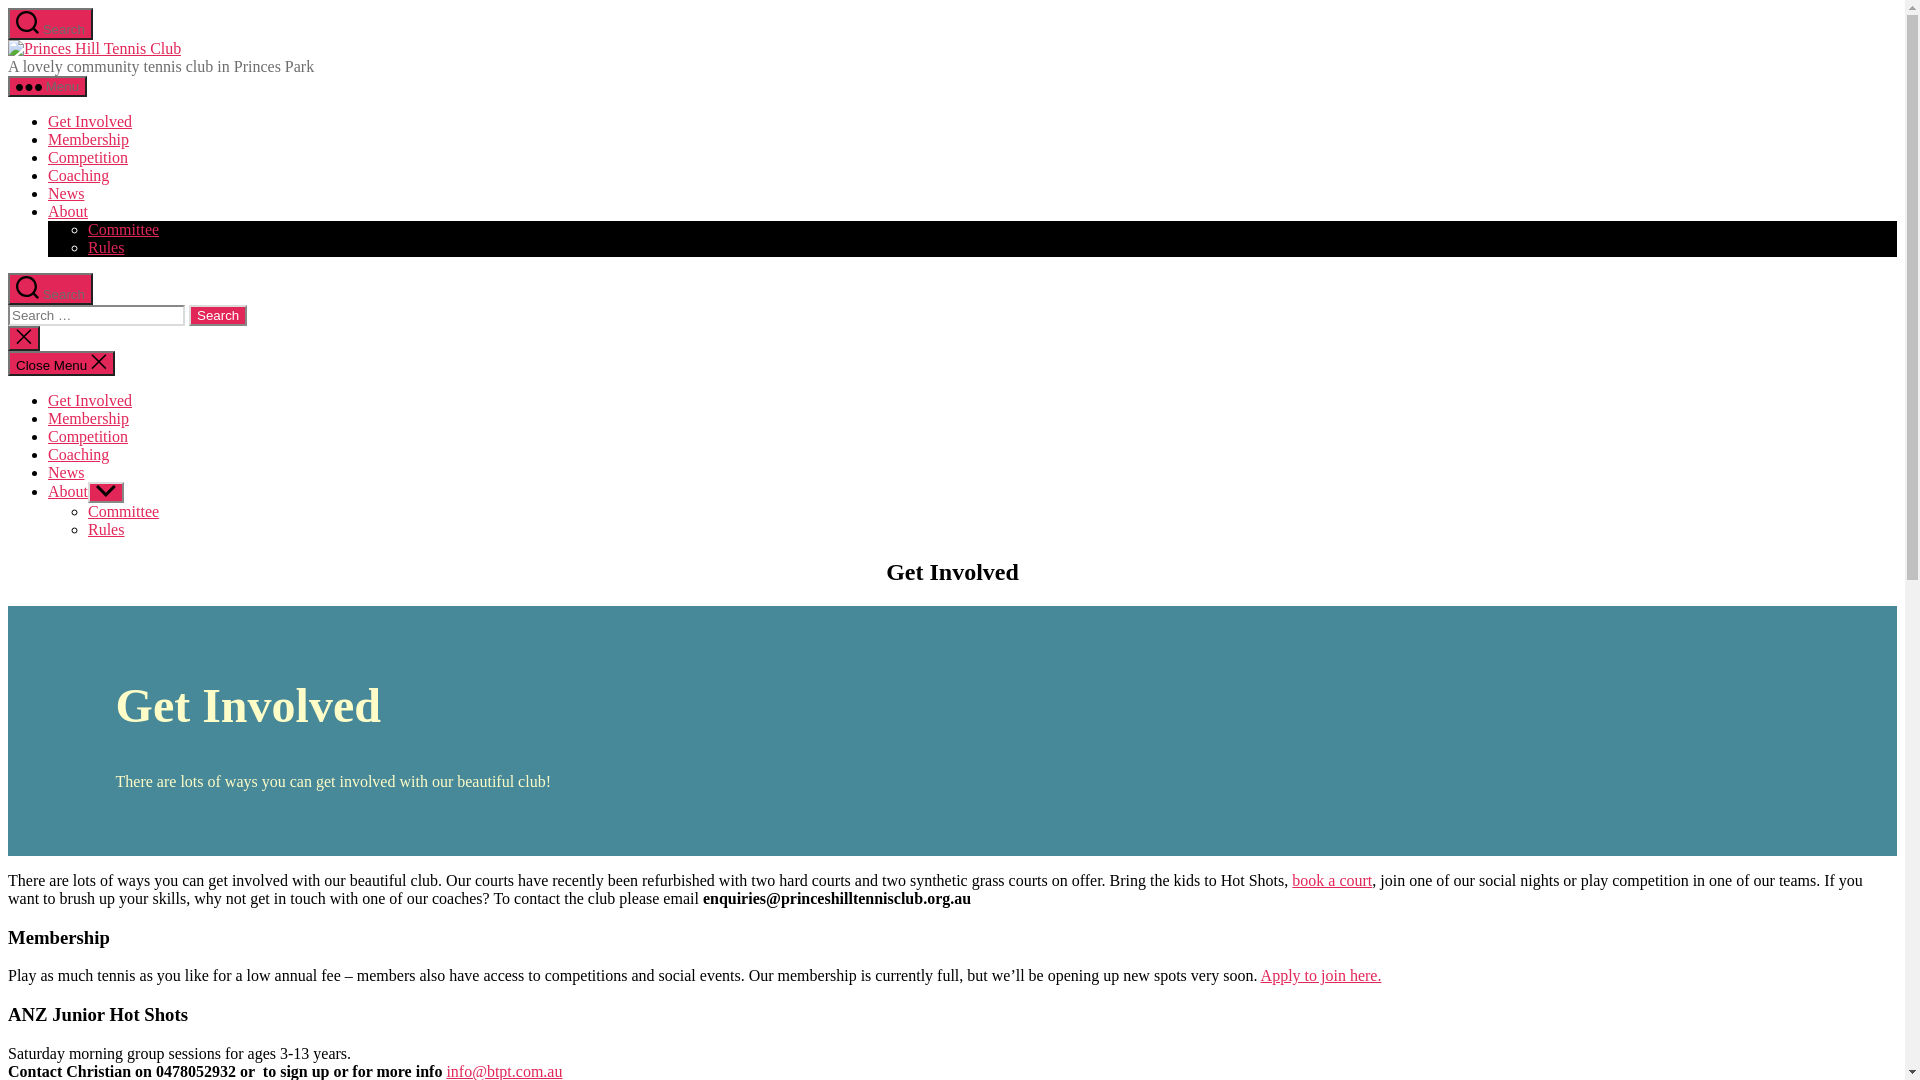 The height and width of the screenshot is (1080, 1920). What do you see at coordinates (50, 23) in the screenshot?
I see `'Search'` at bounding box center [50, 23].